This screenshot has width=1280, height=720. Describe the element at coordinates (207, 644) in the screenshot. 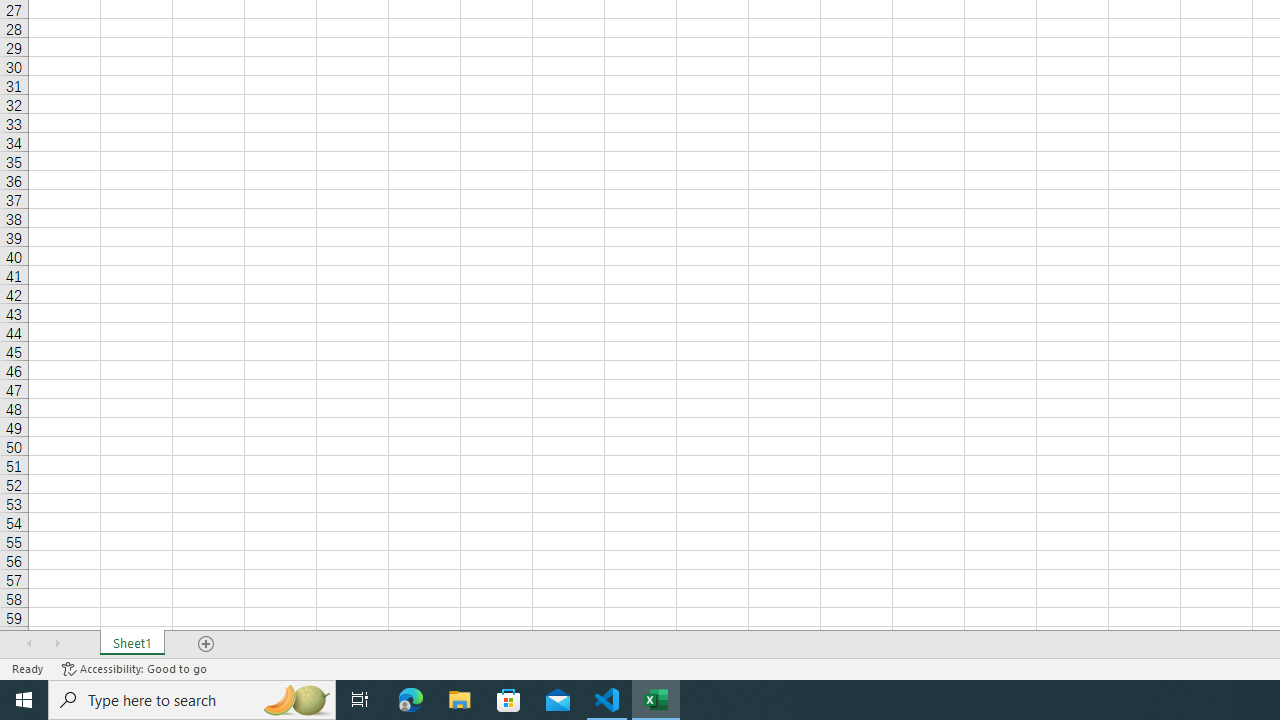

I see `'Add Sheet'` at that location.